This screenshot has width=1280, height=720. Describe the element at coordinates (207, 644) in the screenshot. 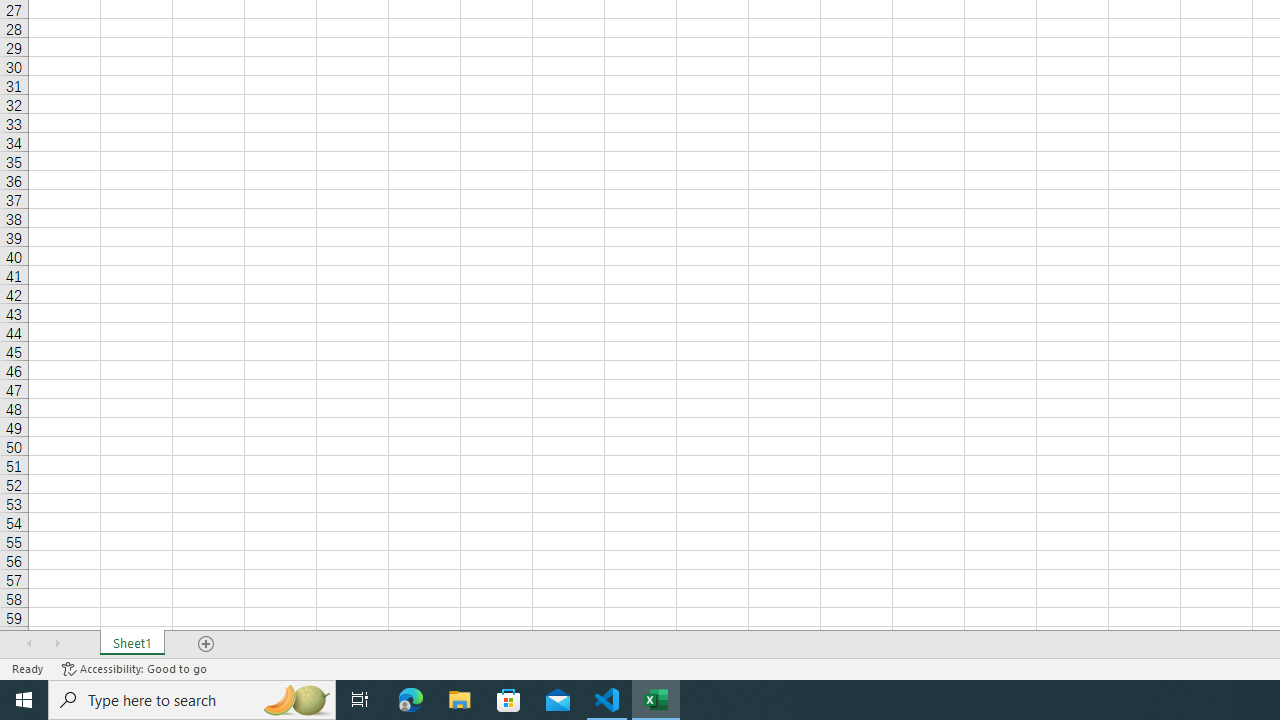

I see `'Add Sheet'` at that location.